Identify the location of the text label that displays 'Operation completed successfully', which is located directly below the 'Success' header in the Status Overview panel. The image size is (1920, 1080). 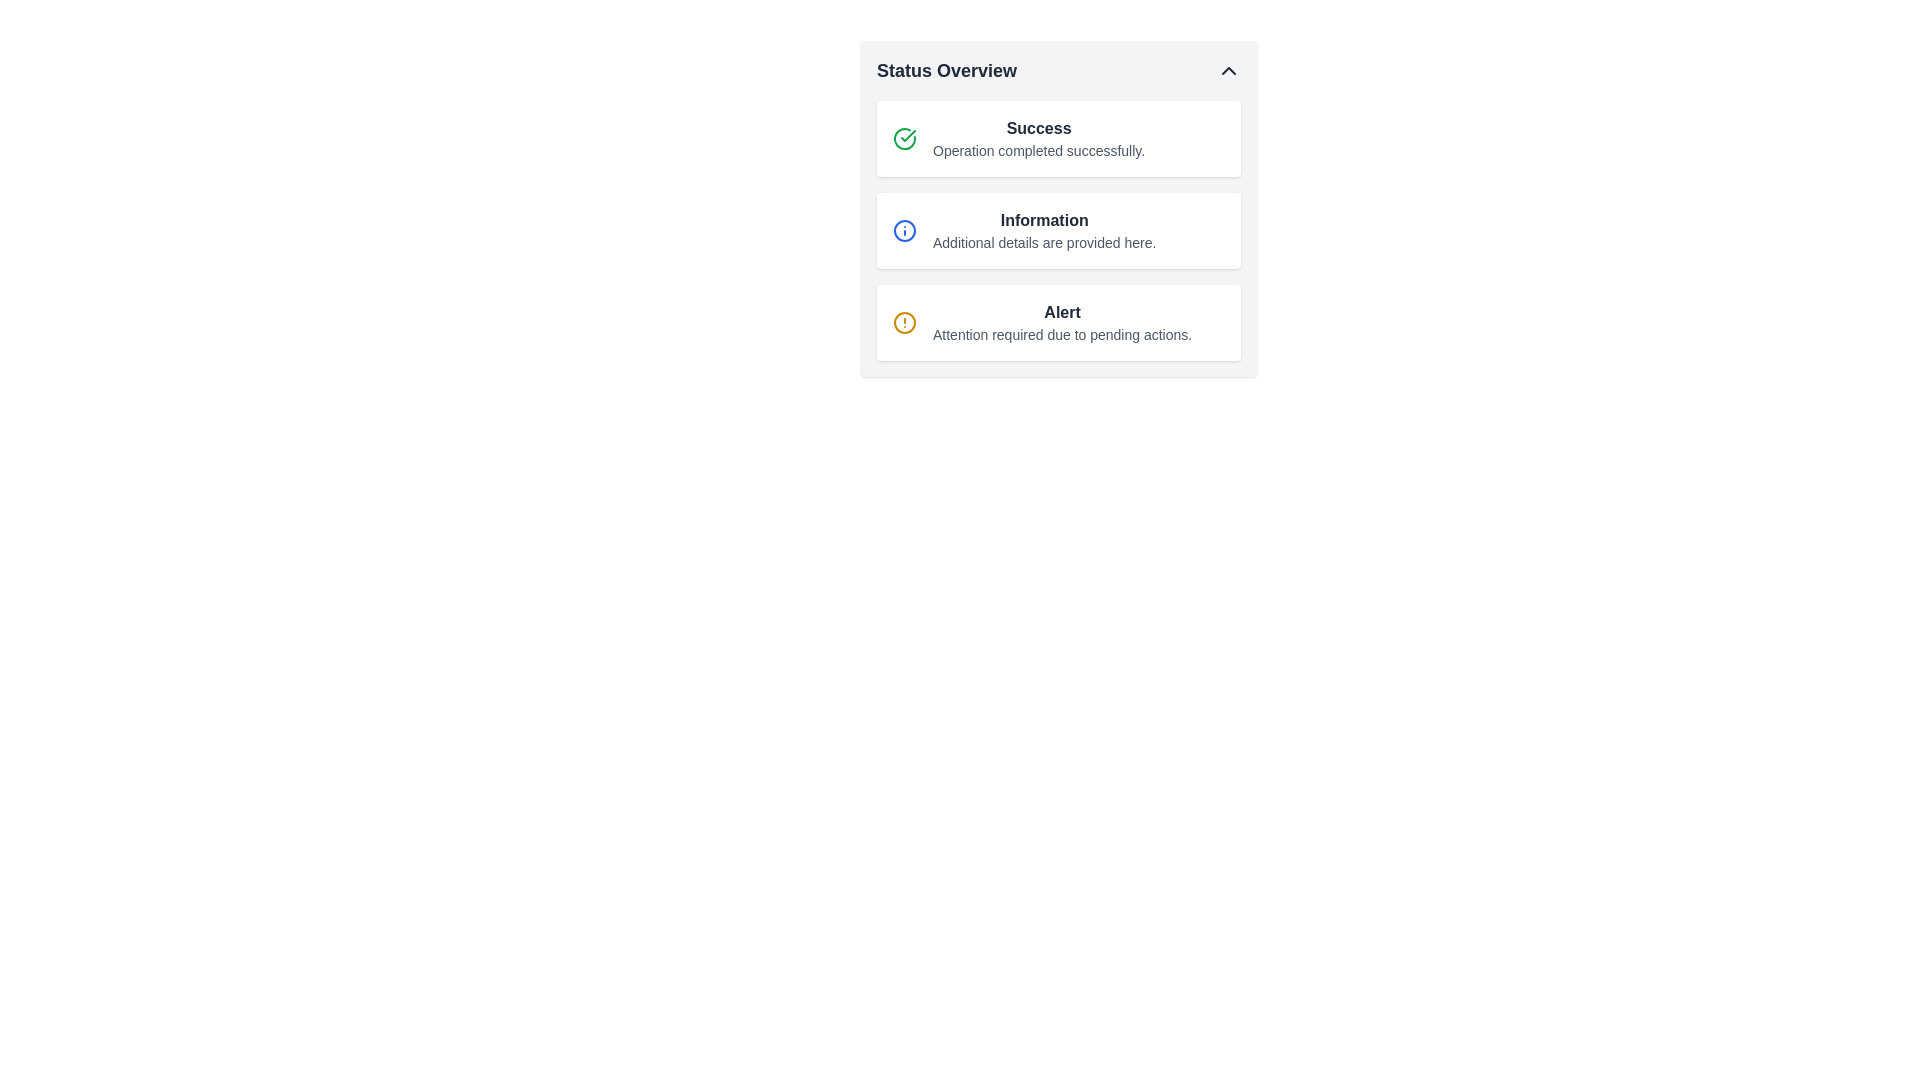
(1039, 149).